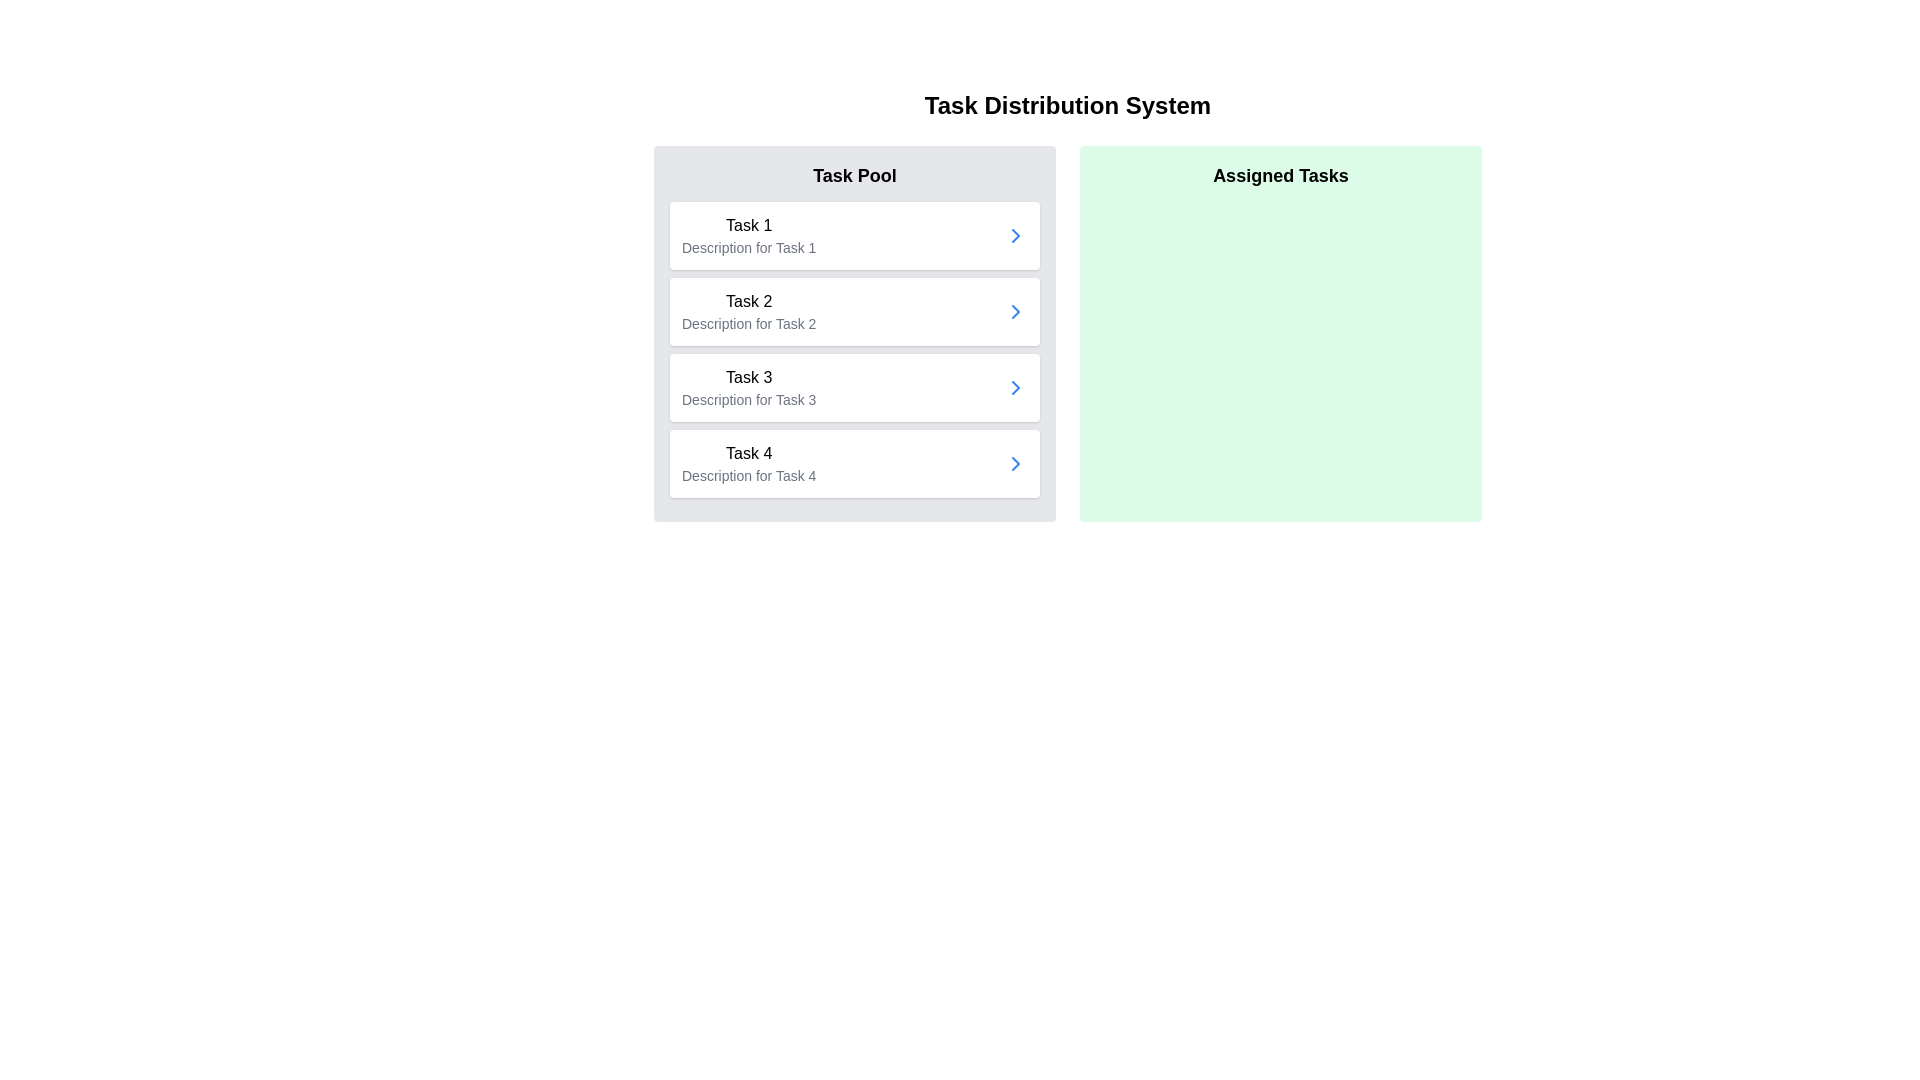 Image resolution: width=1920 pixels, height=1080 pixels. Describe the element at coordinates (1016, 388) in the screenshot. I see `the icon button located at the far right side of the 'Task 3, Description for Task 3' row in the 'Task Pool' list` at that location.